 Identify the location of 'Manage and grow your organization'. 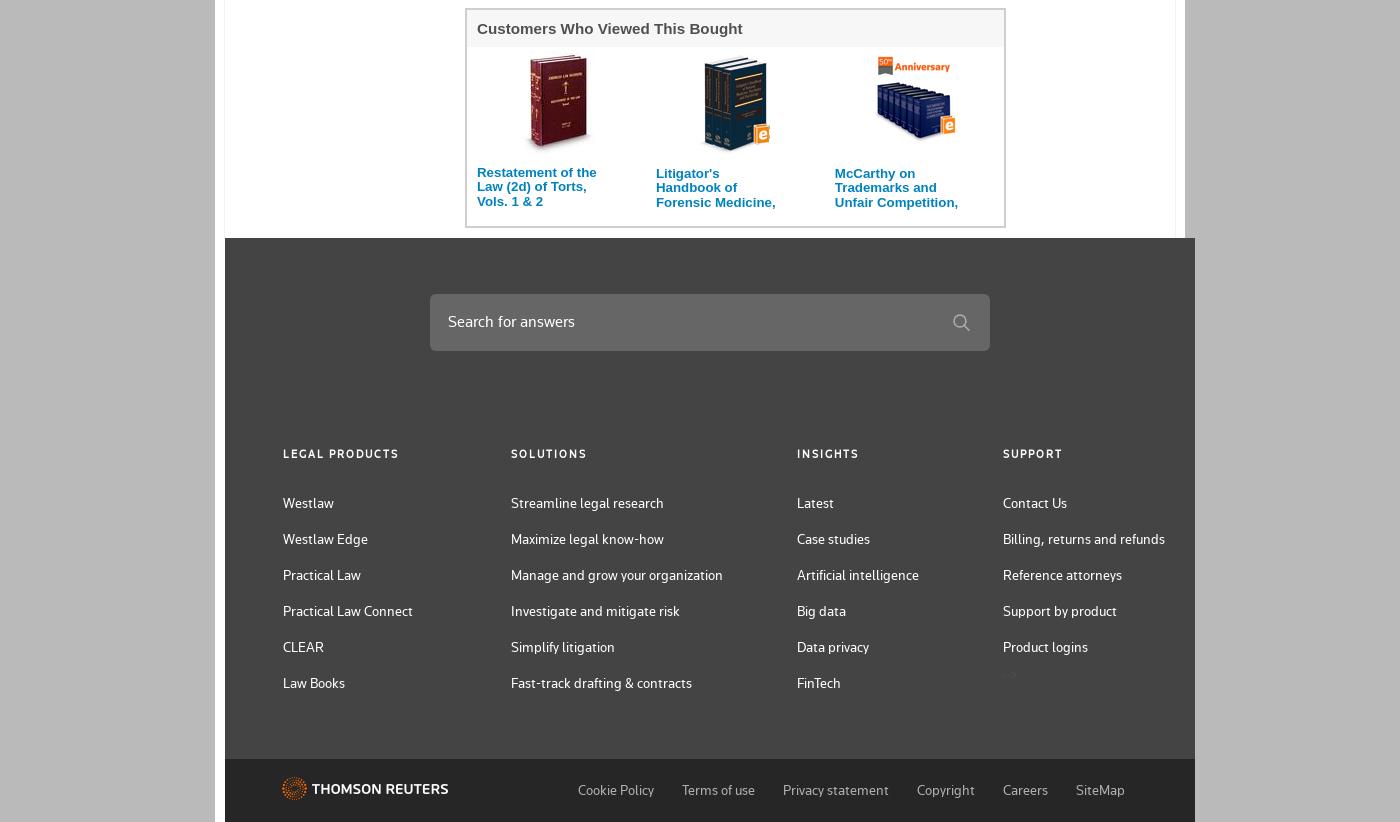
(616, 574).